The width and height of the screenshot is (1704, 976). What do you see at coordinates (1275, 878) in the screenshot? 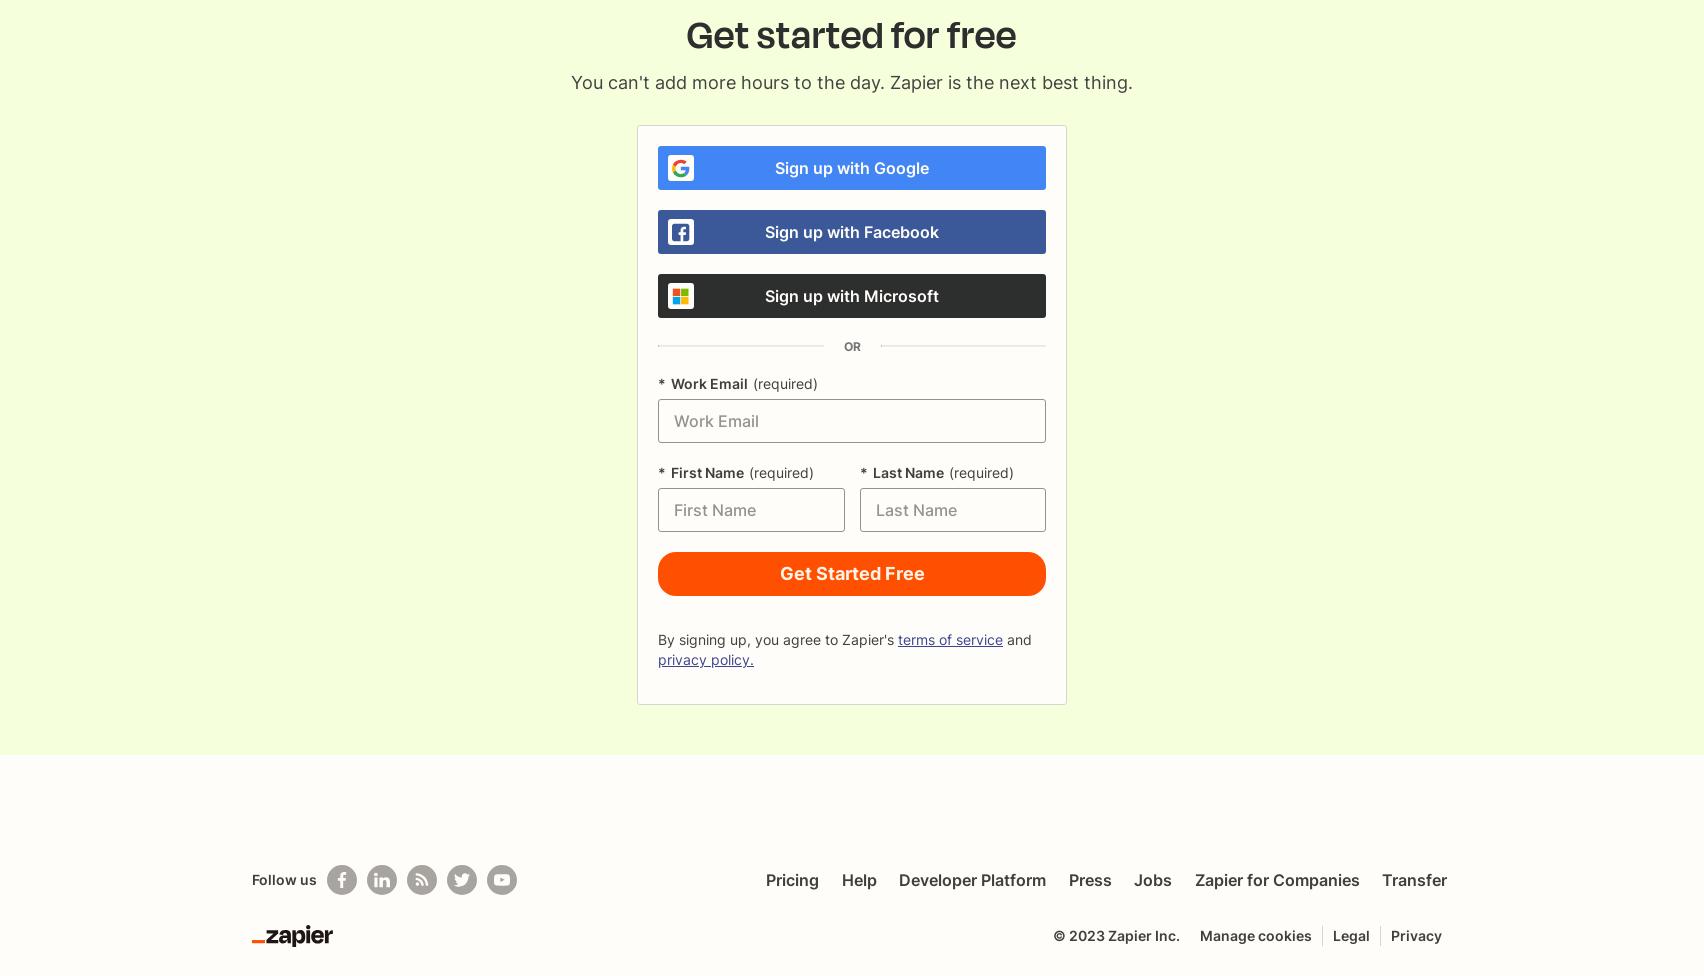
I see `'Zapier for Companies'` at bounding box center [1275, 878].